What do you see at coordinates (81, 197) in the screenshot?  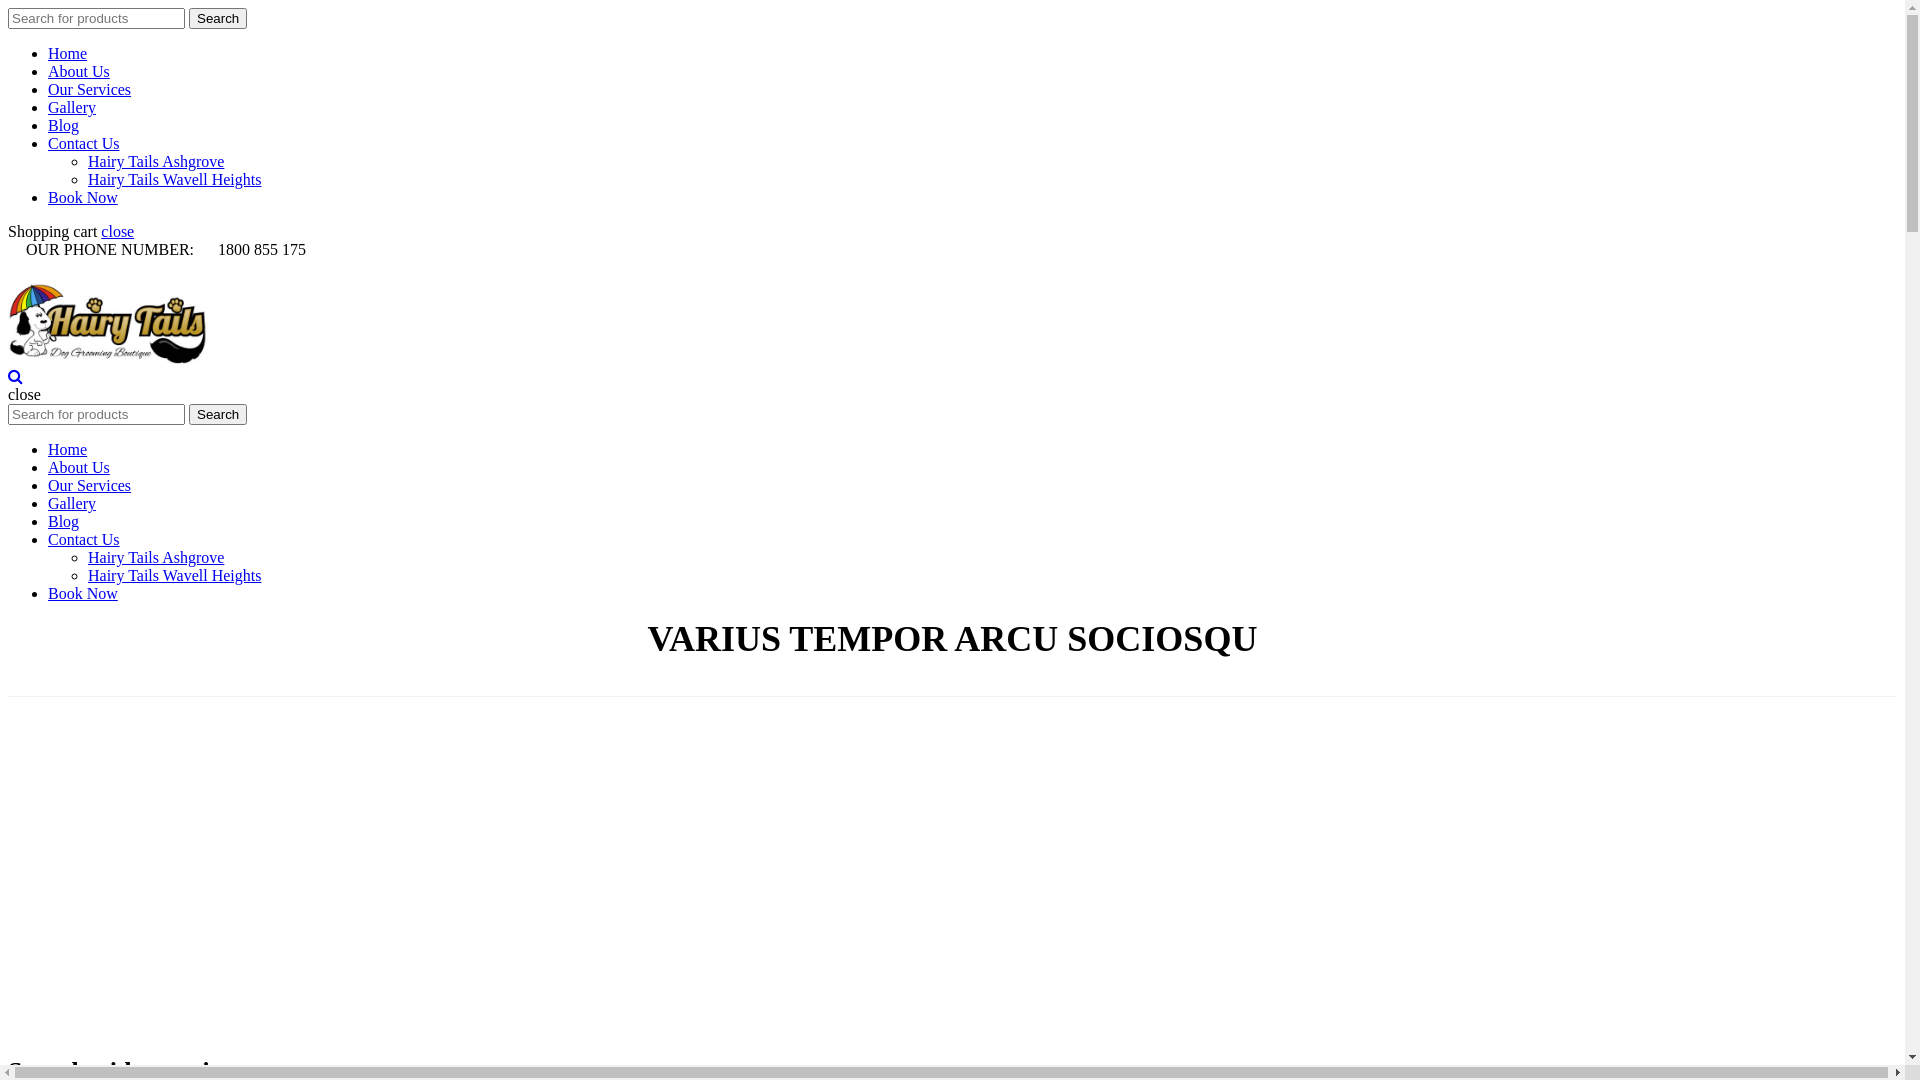 I see `'Book Now'` at bounding box center [81, 197].